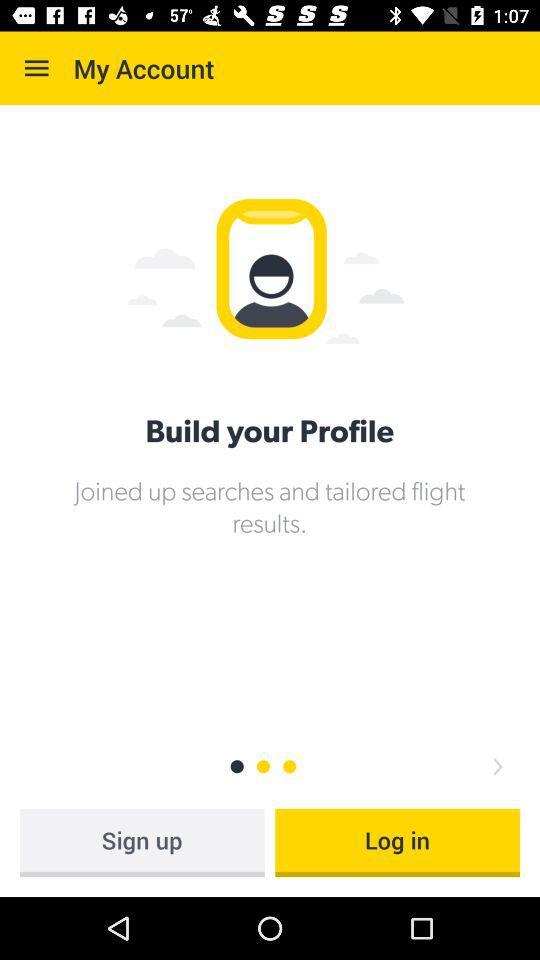 The width and height of the screenshot is (540, 960). I want to click on the icon above the log in item, so click(496, 765).